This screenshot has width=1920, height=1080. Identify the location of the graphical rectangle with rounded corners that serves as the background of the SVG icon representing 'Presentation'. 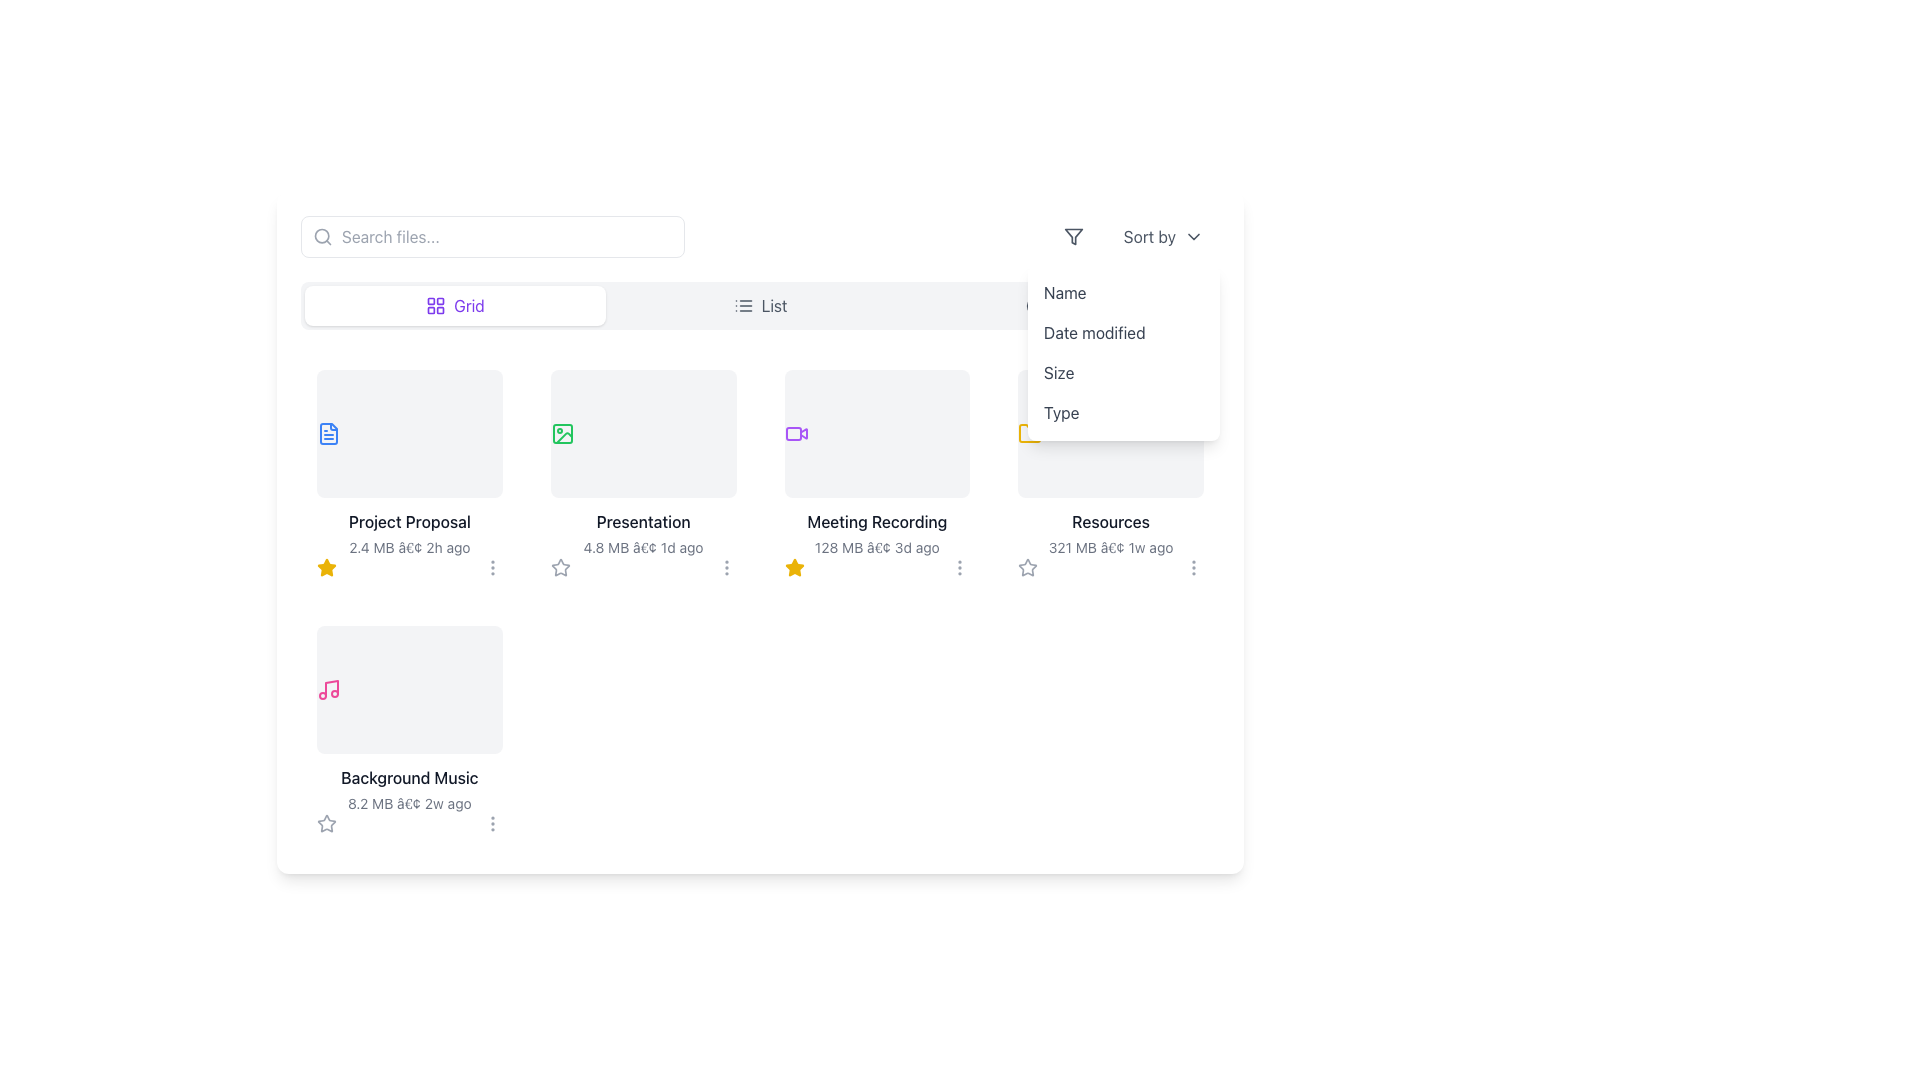
(561, 433).